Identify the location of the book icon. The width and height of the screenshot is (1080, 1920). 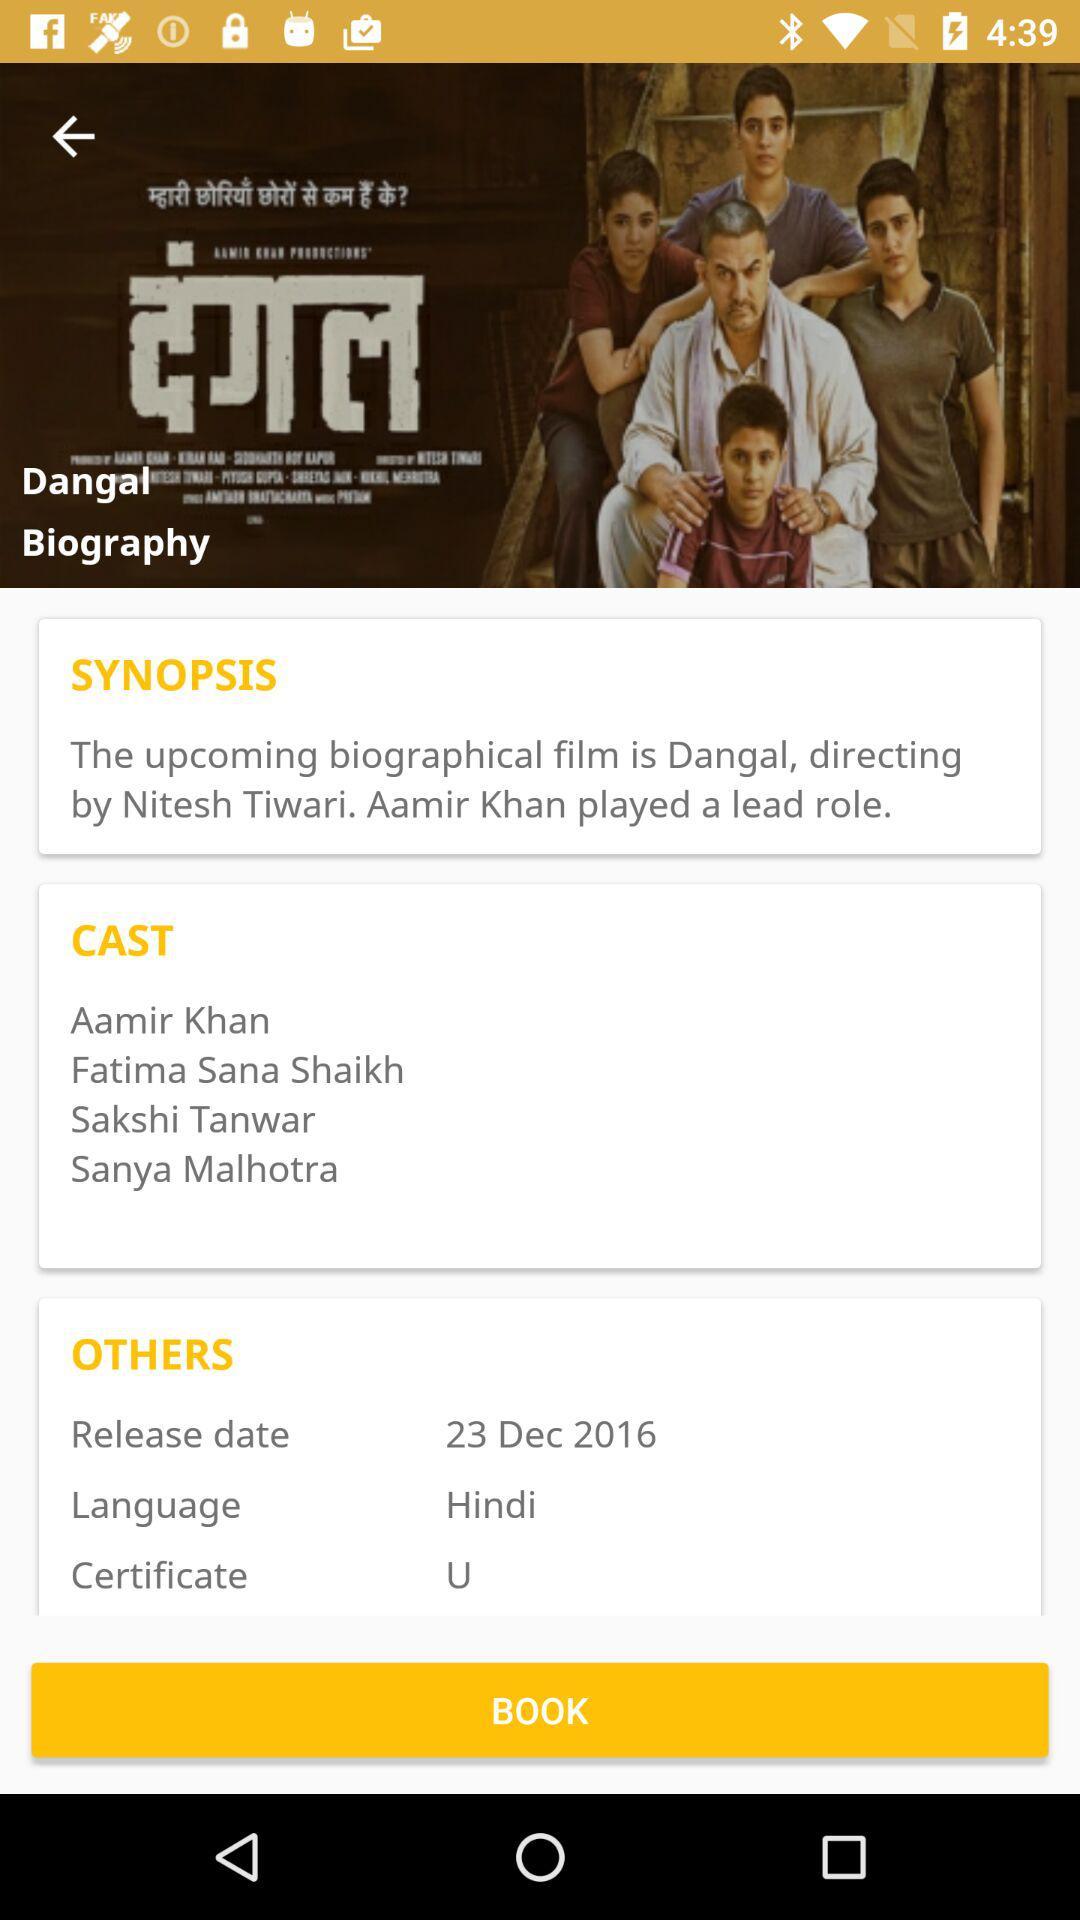
(540, 1708).